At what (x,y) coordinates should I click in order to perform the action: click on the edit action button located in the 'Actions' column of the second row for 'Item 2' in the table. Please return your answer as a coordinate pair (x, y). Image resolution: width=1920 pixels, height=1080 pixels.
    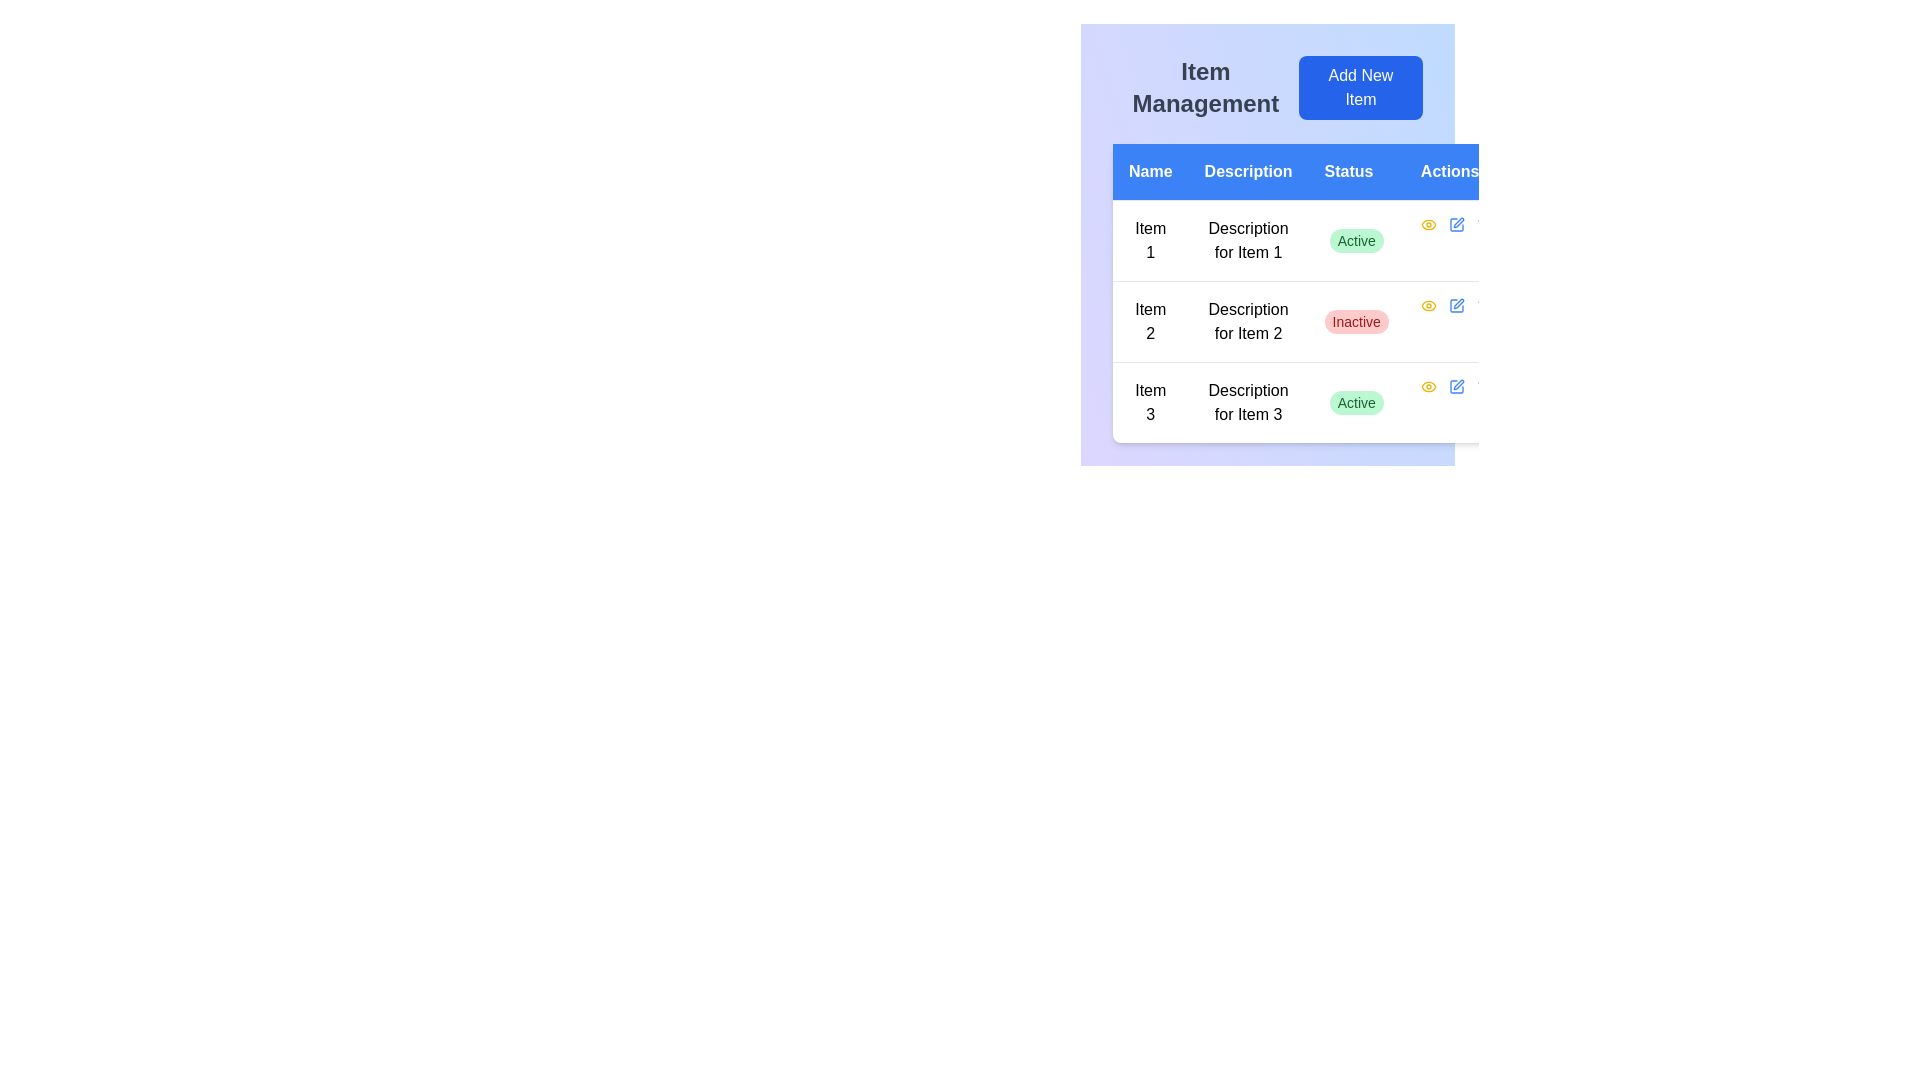
    Looking at the image, I should click on (1458, 304).